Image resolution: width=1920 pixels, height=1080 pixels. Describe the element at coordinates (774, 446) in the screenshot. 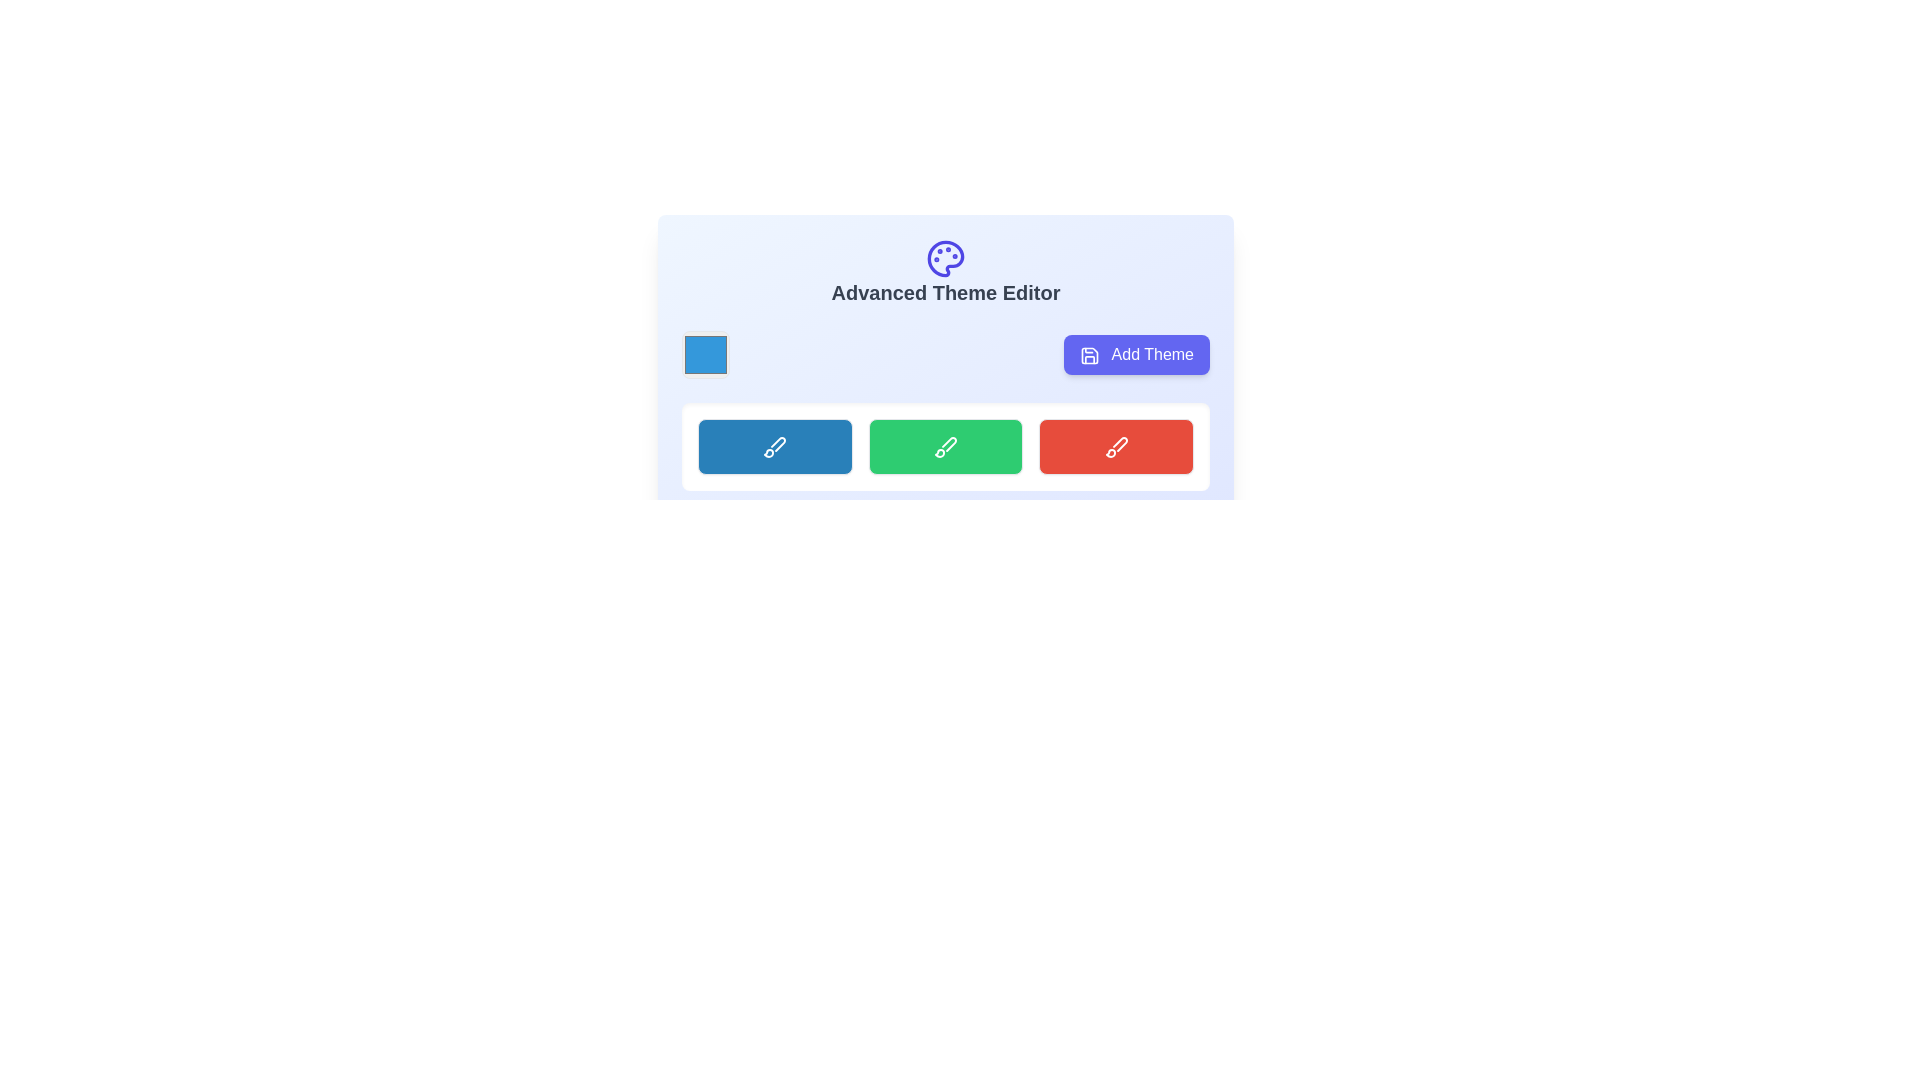

I see `the blue rectangular button with a paintbrush icon located beneath the 'Advanced Theme Editor' header` at that location.